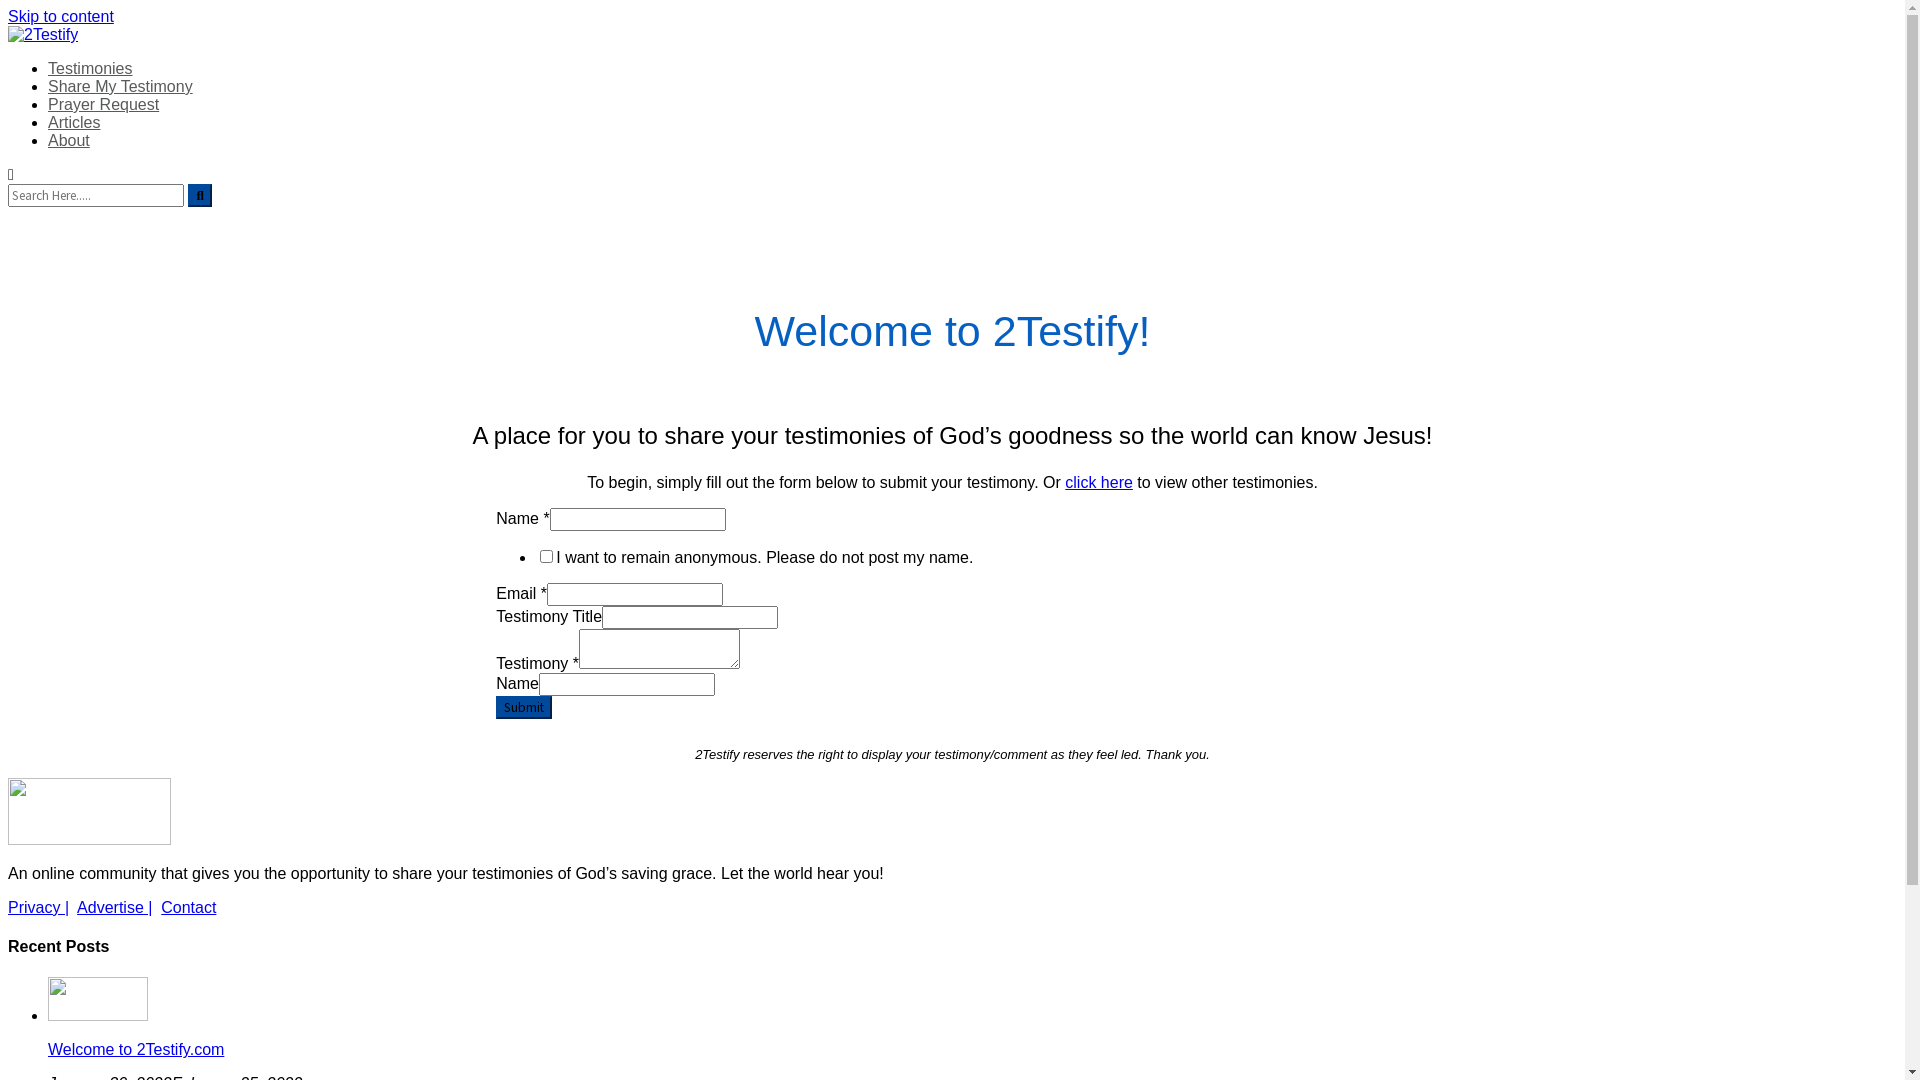 This screenshot has width=1920, height=1080. Describe the element at coordinates (1098, 482) in the screenshot. I see `'click here'` at that location.